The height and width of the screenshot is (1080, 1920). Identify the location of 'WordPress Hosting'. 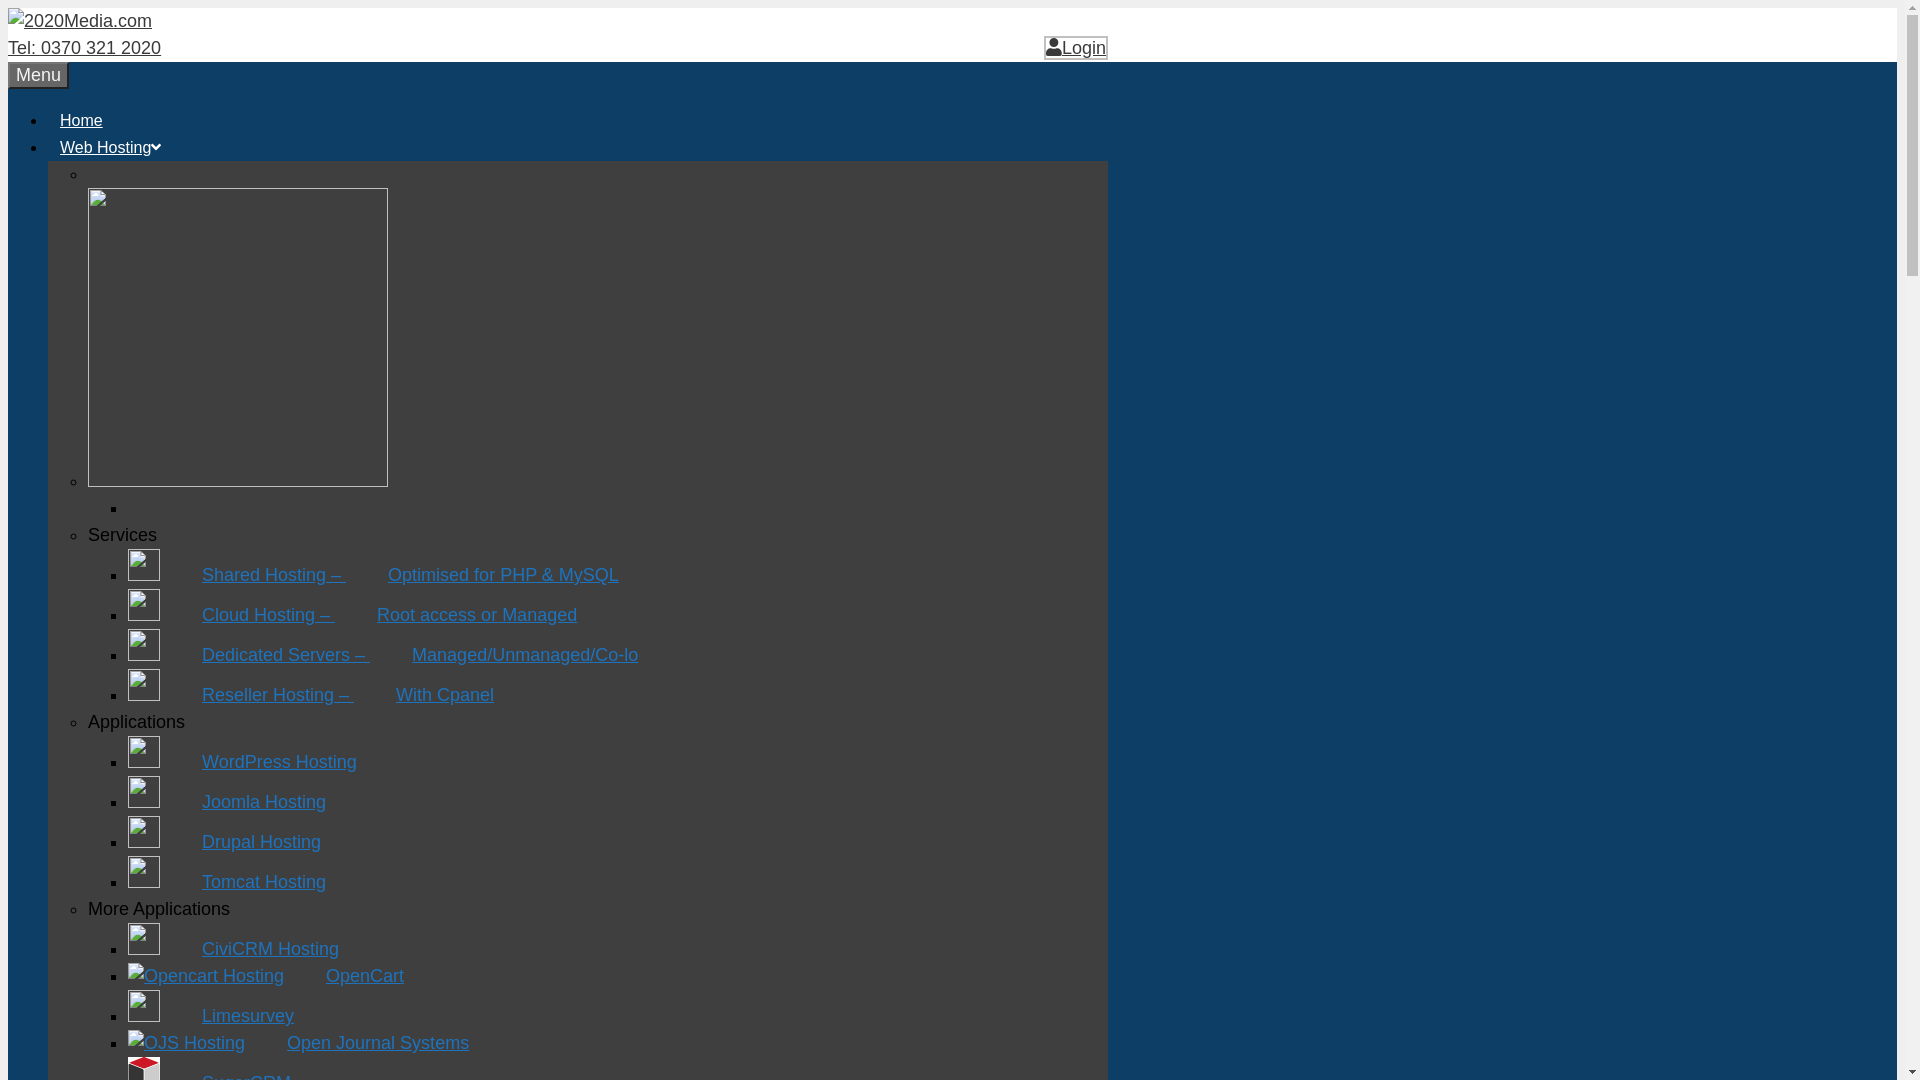
(241, 762).